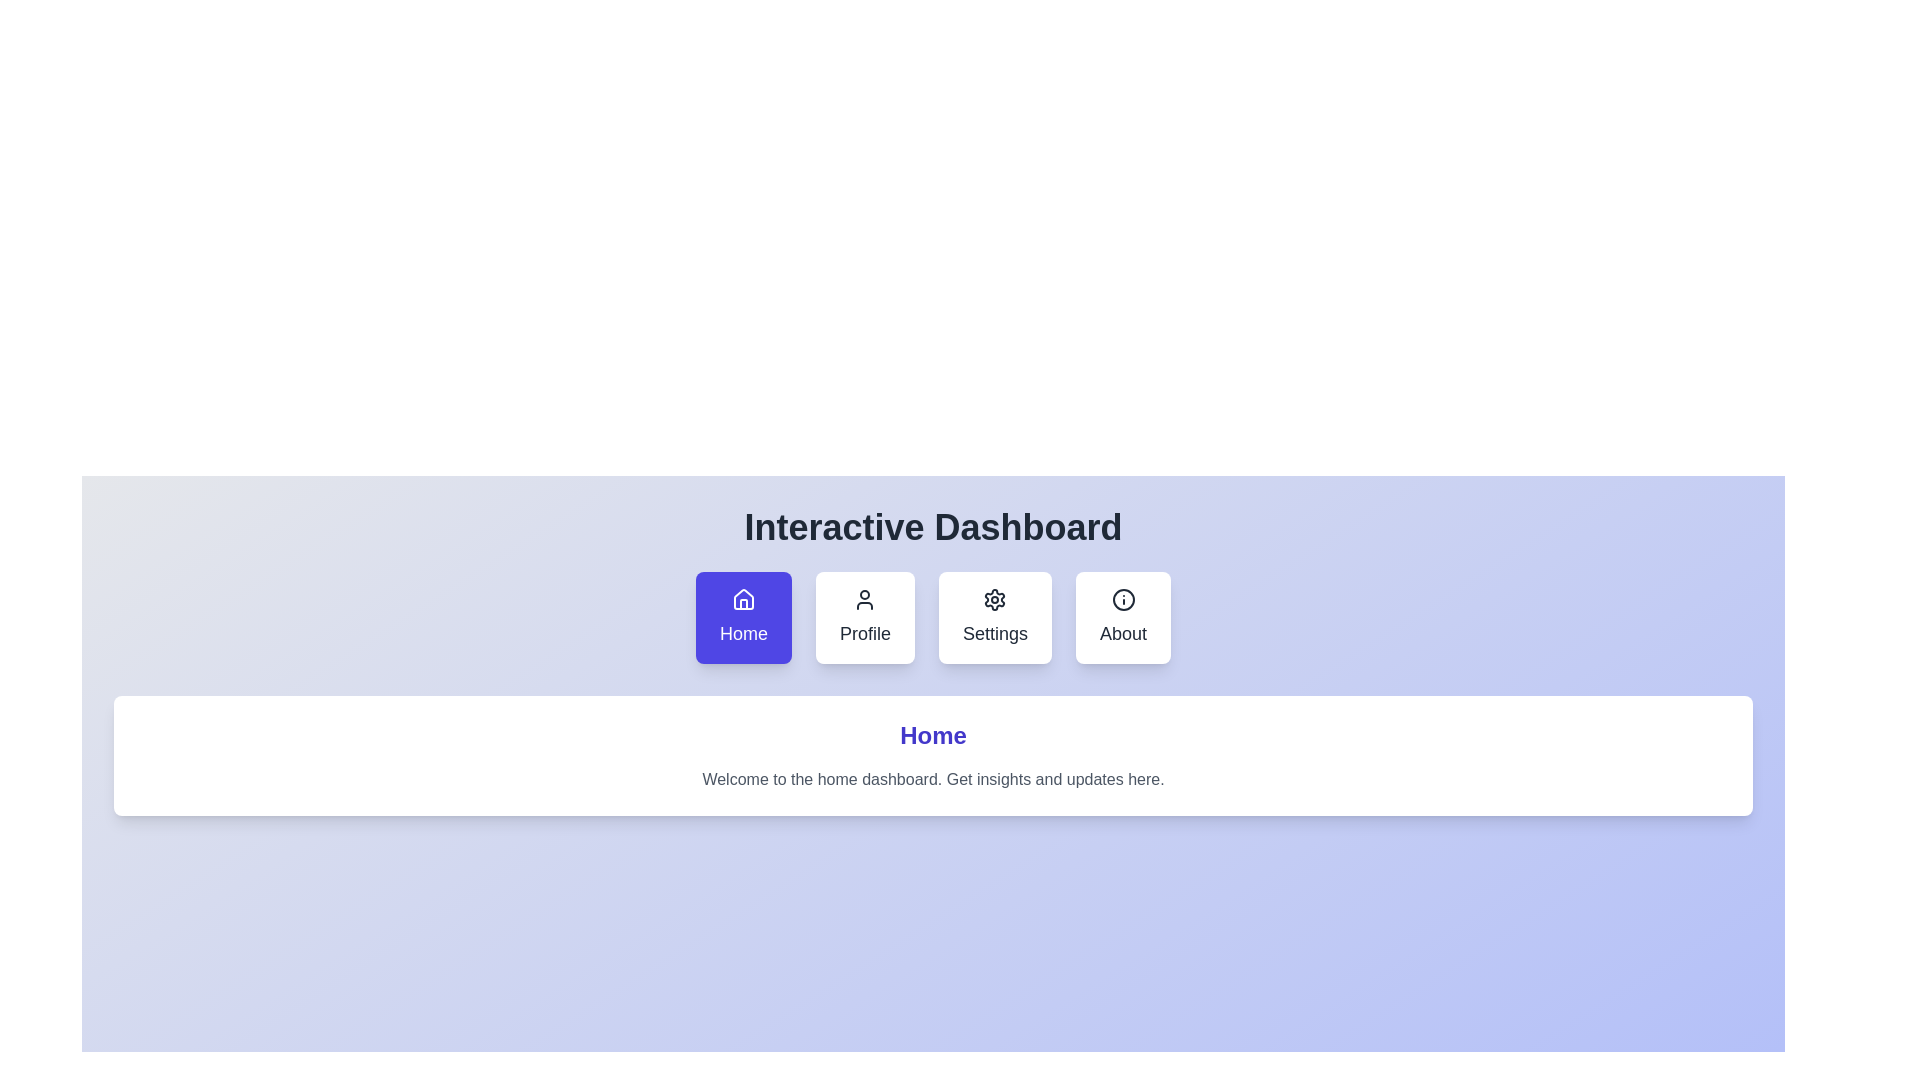 Image resolution: width=1920 pixels, height=1080 pixels. What do you see at coordinates (743, 616) in the screenshot?
I see `the 'Home' button, which has a purple background, white text, and a house icon above it` at bounding box center [743, 616].